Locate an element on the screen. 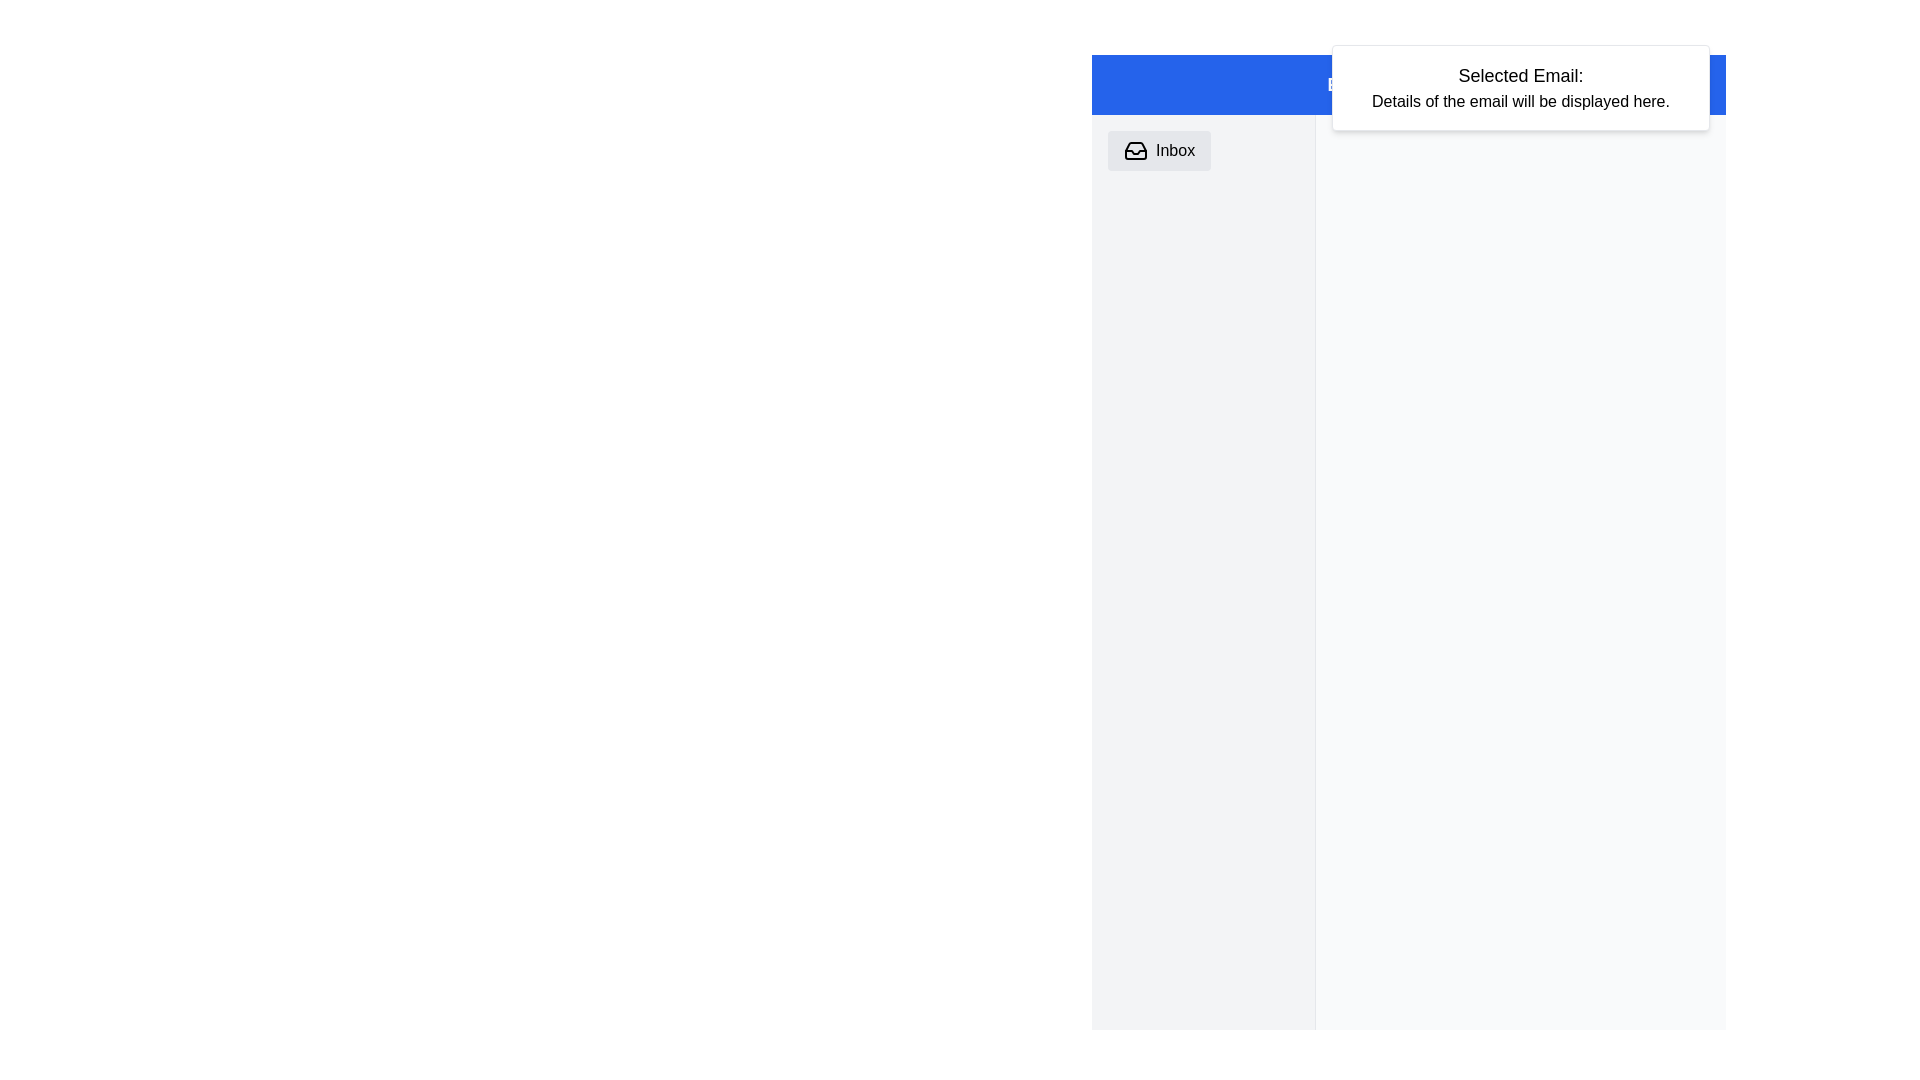 This screenshot has width=1920, height=1080. the 'Inbox' button, which is a rectangular button with rounded corners in light gray, located in the left vertical navigation panel near the top is located at coordinates (1159, 149).